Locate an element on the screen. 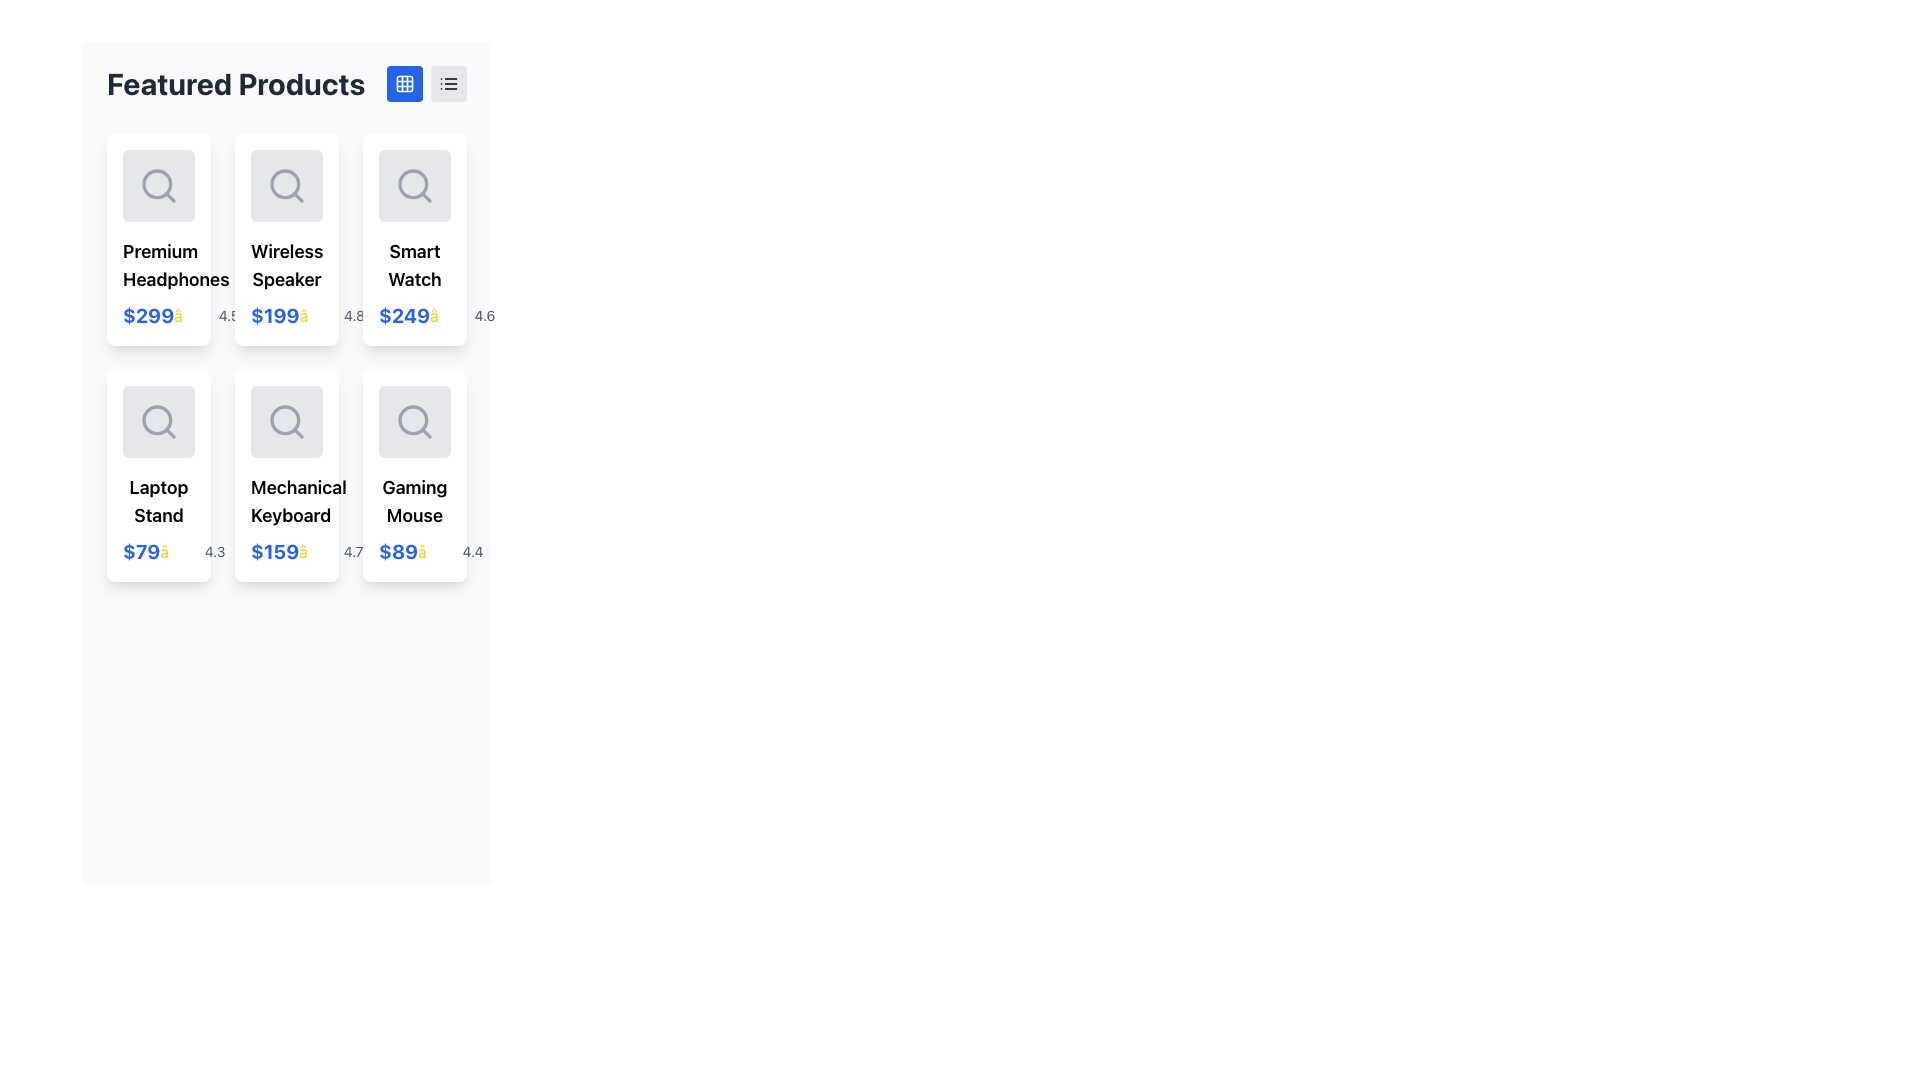 This screenshot has width=1920, height=1080. the search icon located in the bottom-right card of the product grid is located at coordinates (413, 420).